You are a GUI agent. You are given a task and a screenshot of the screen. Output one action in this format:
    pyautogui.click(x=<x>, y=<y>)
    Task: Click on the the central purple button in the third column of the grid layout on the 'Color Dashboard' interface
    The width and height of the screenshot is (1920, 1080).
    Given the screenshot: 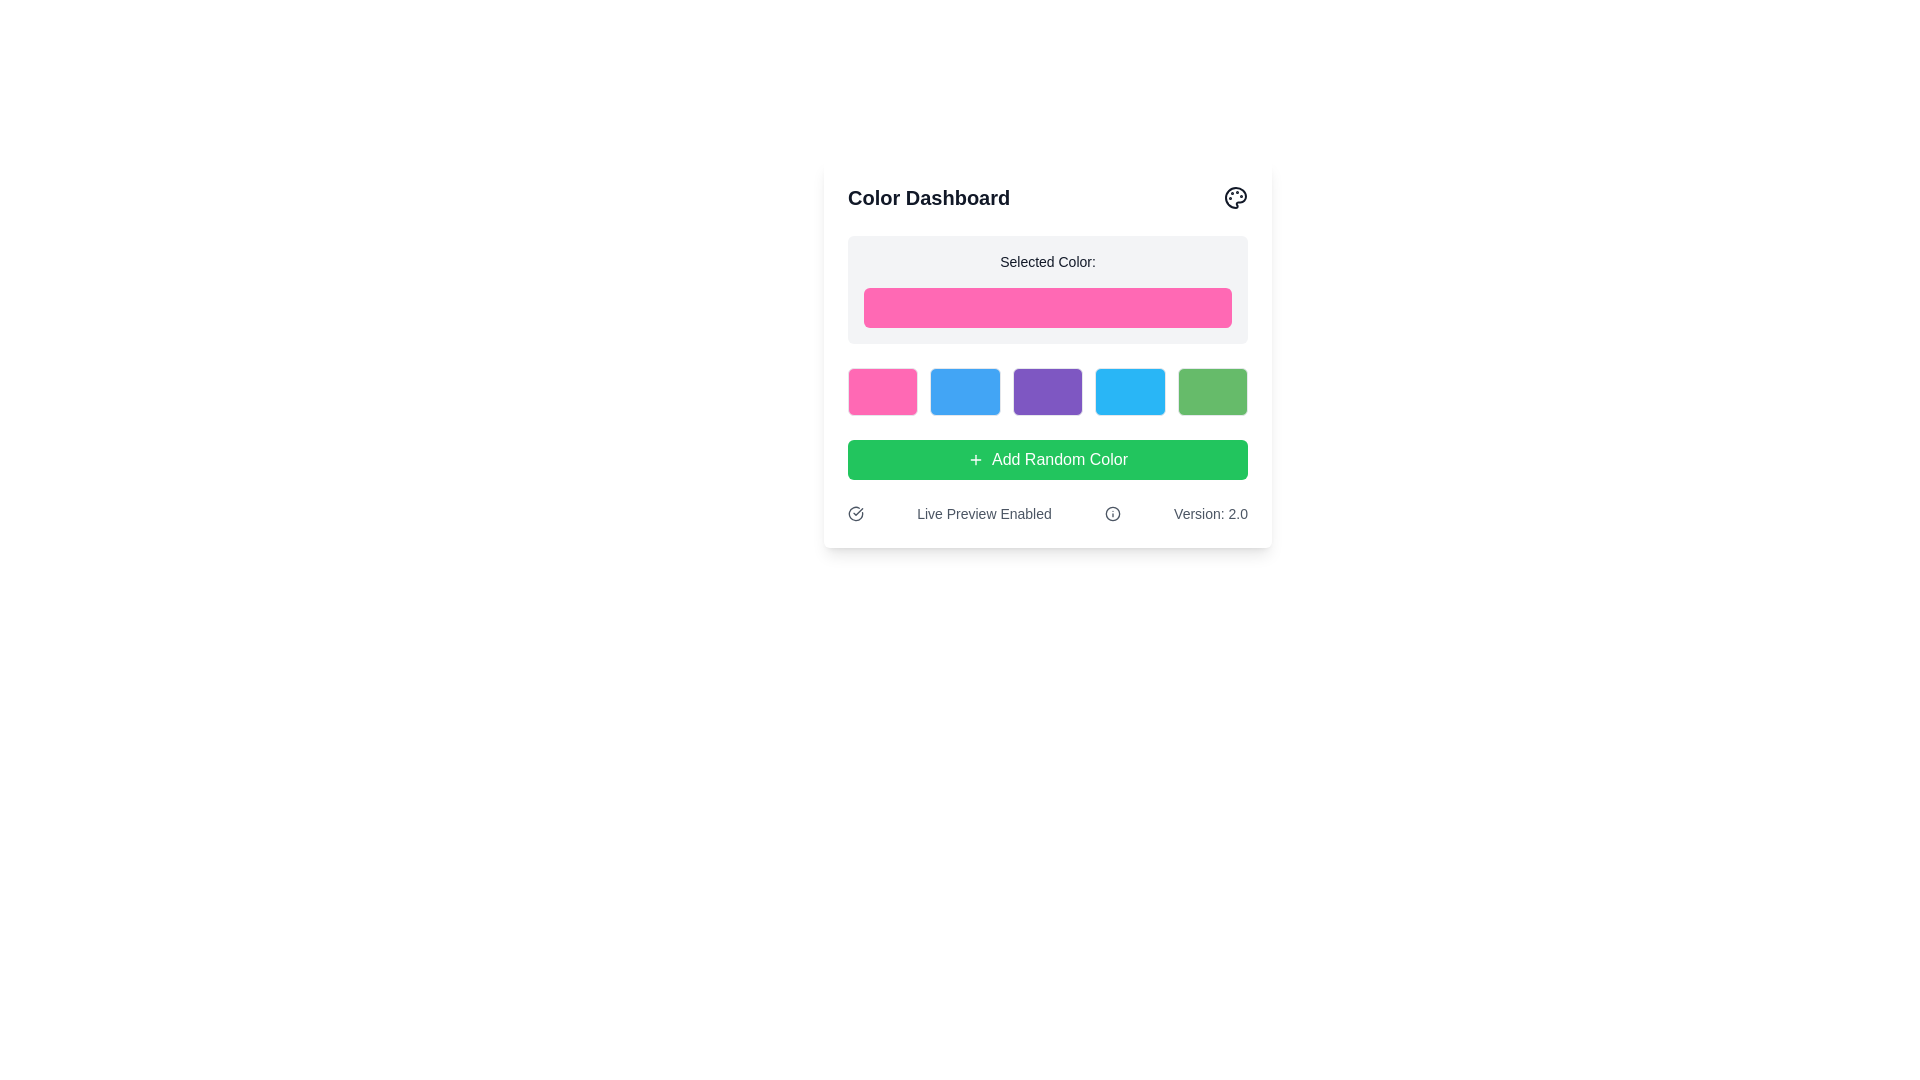 What is the action you would take?
    pyautogui.click(x=1046, y=392)
    